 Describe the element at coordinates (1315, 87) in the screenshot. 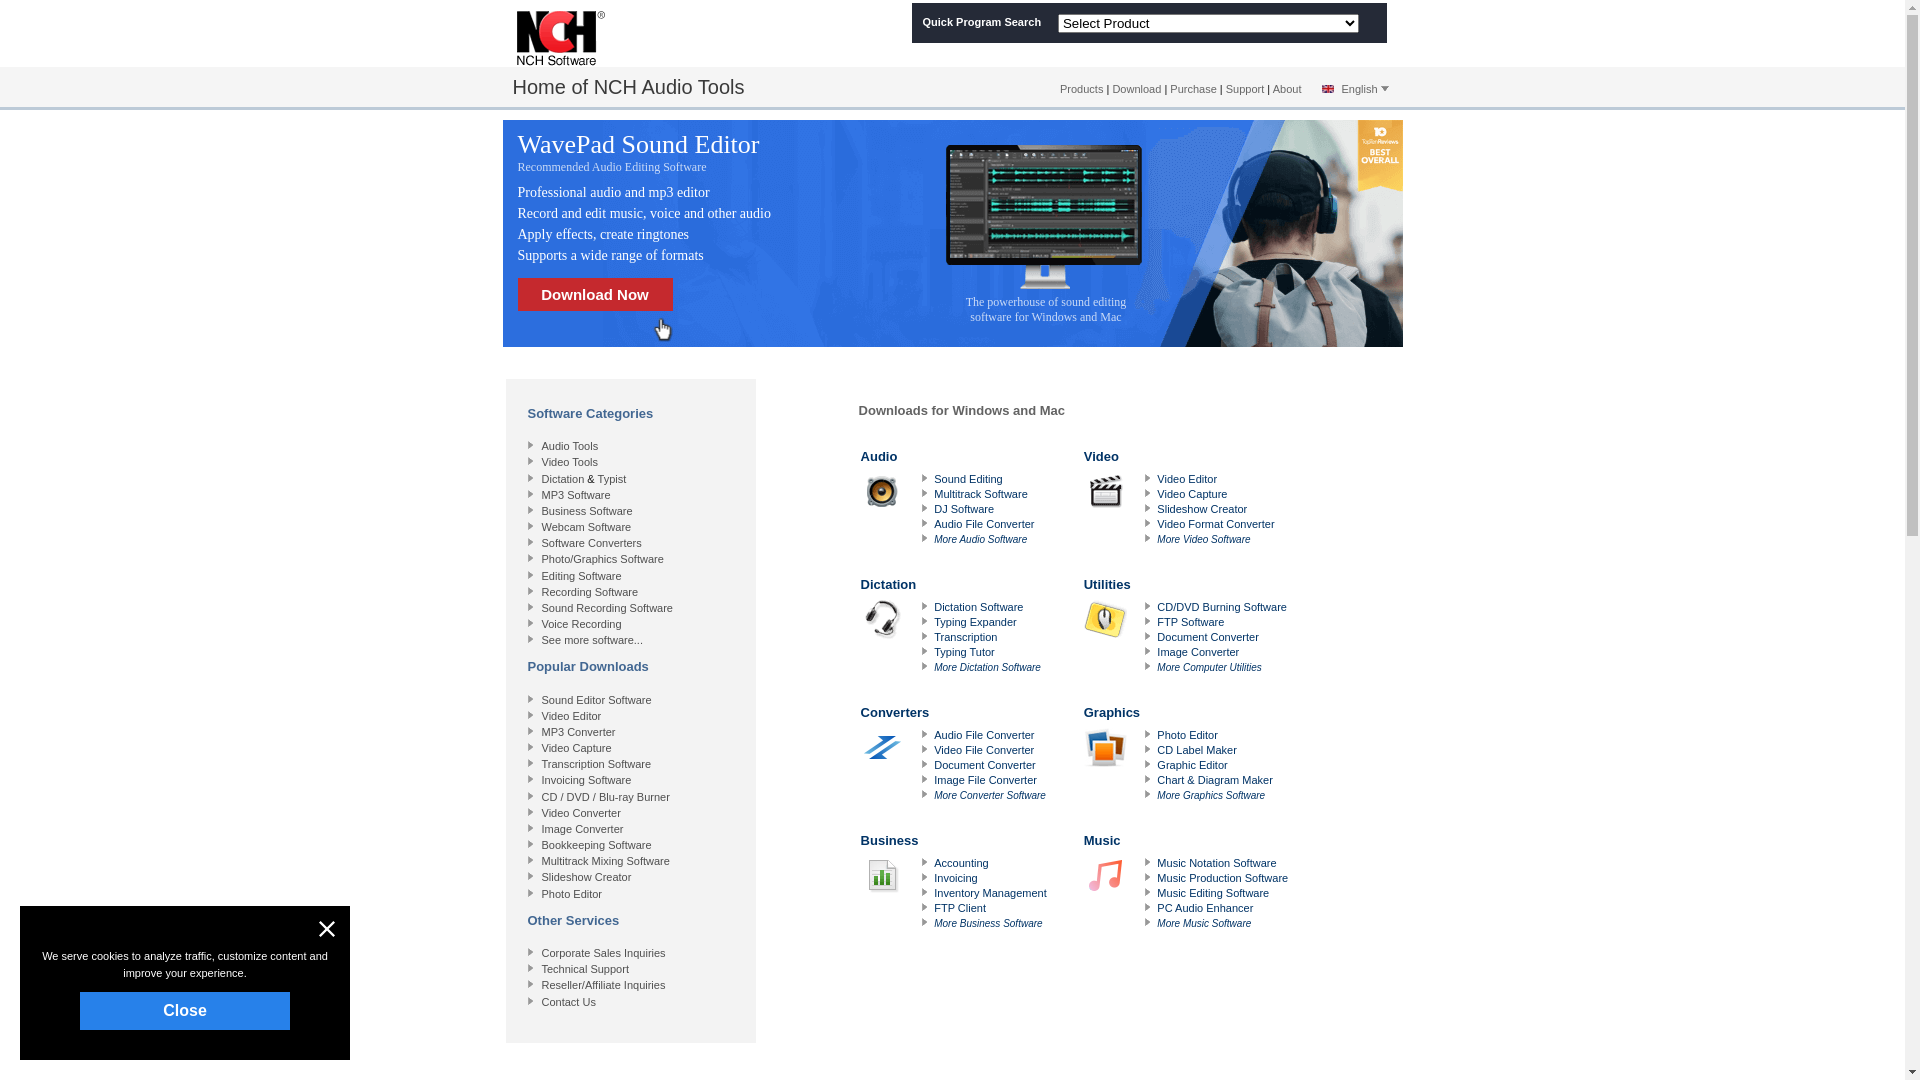

I see `'English'` at that location.